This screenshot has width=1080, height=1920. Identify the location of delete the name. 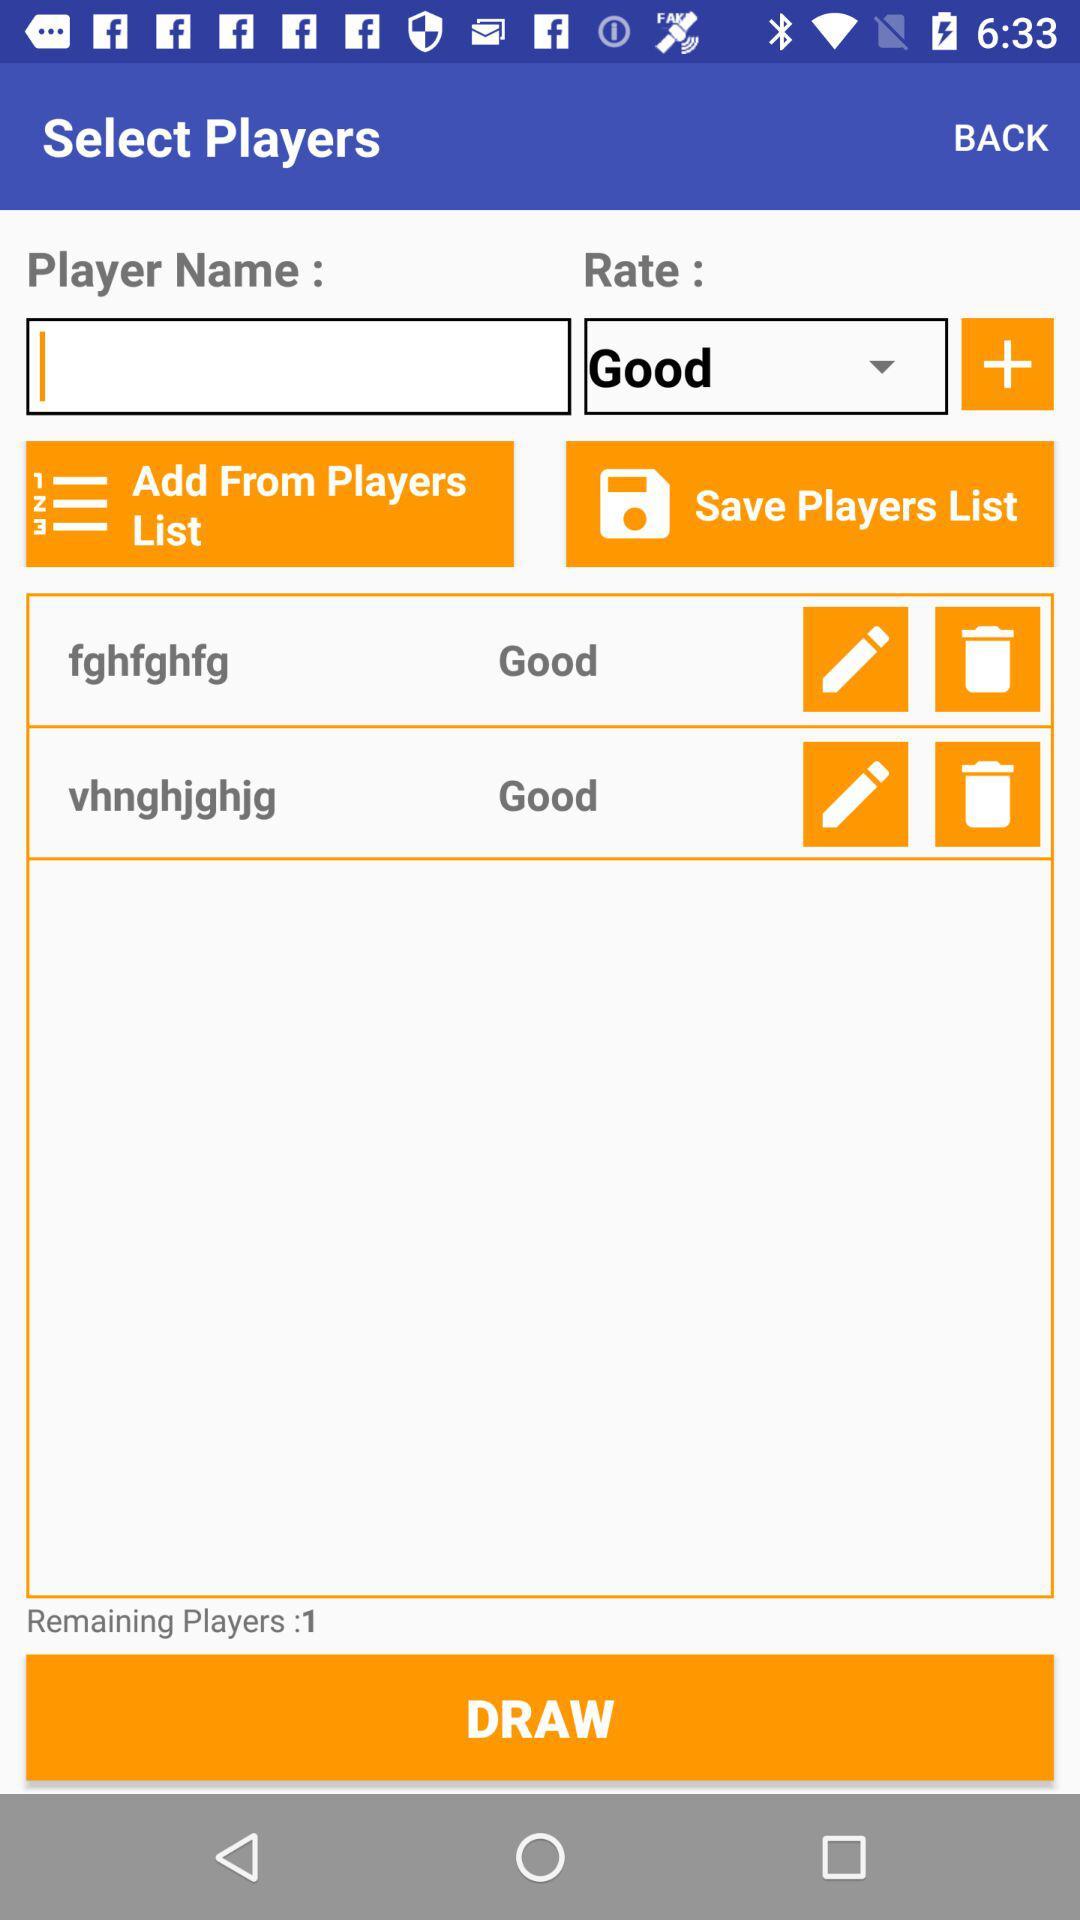
(986, 793).